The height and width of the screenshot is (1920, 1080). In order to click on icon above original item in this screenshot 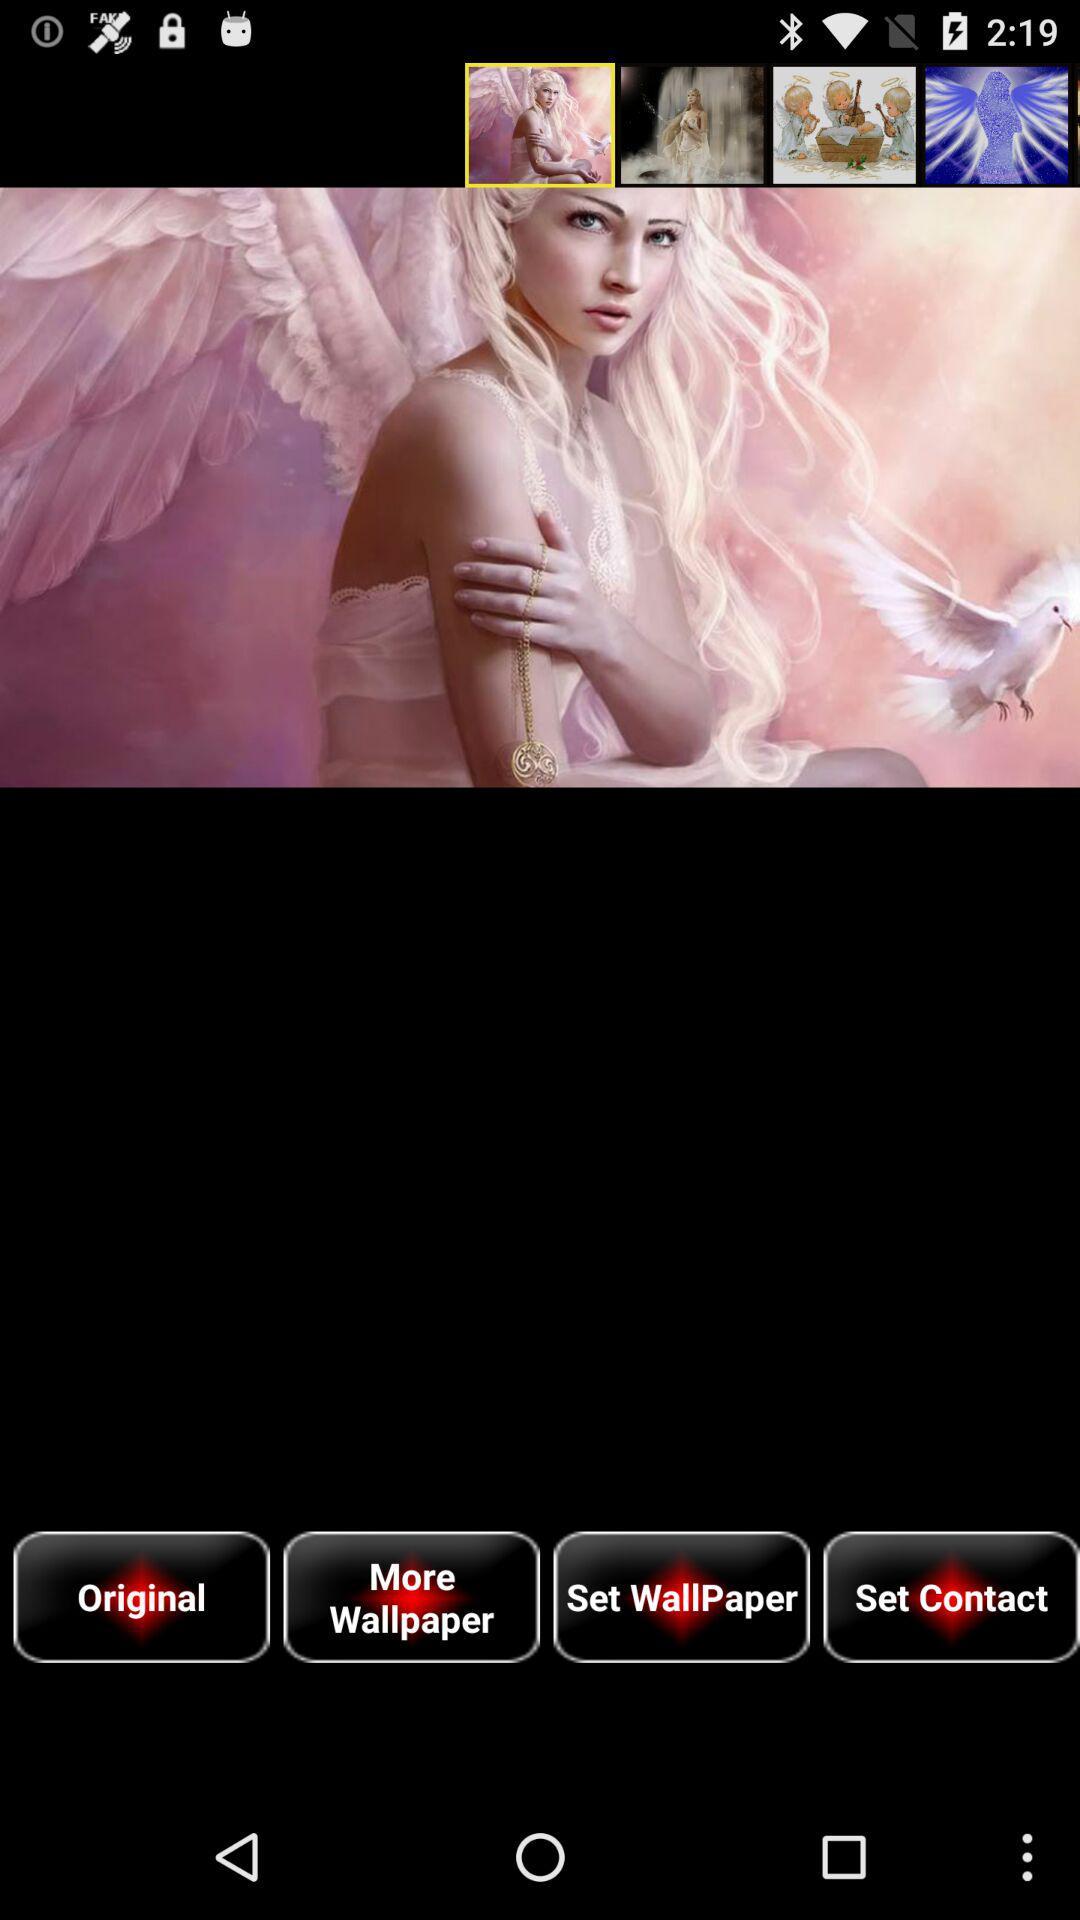, I will do `click(540, 487)`.